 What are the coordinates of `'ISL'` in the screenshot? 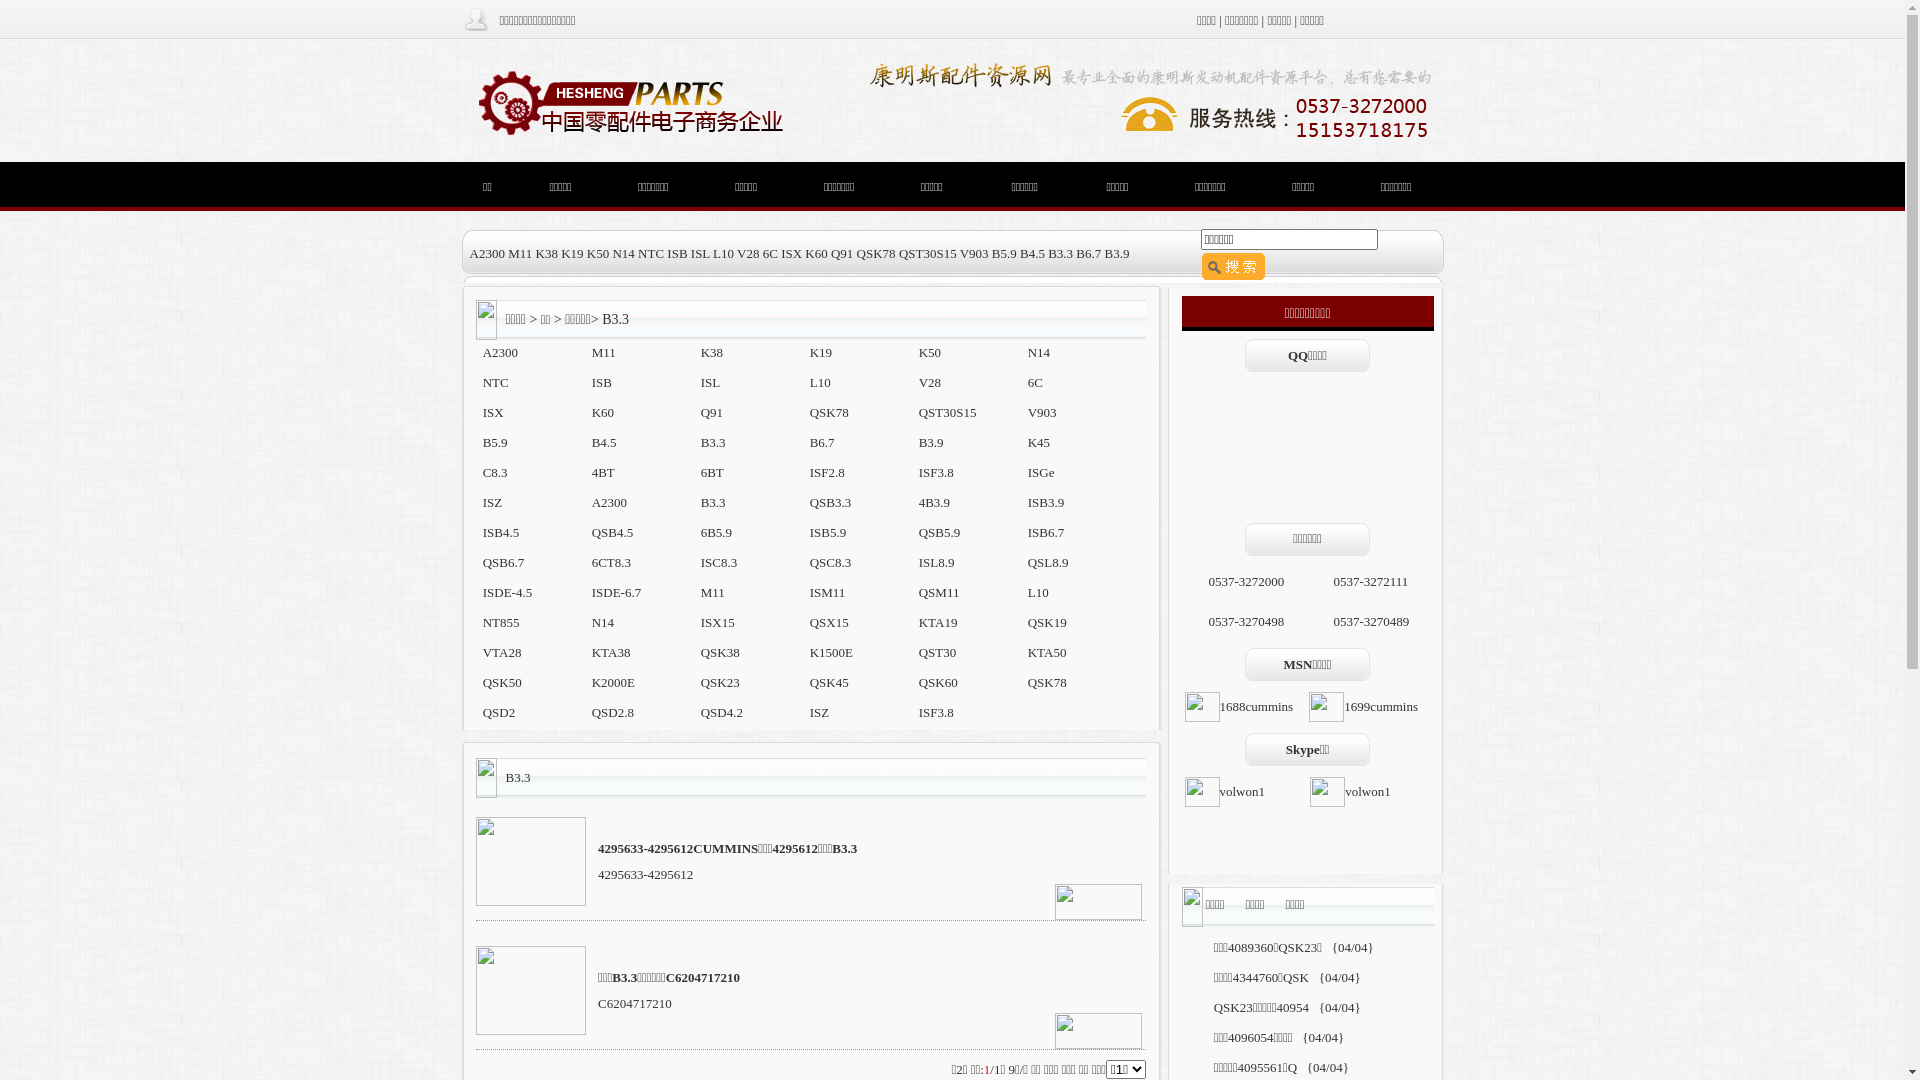 It's located at (710, 382).